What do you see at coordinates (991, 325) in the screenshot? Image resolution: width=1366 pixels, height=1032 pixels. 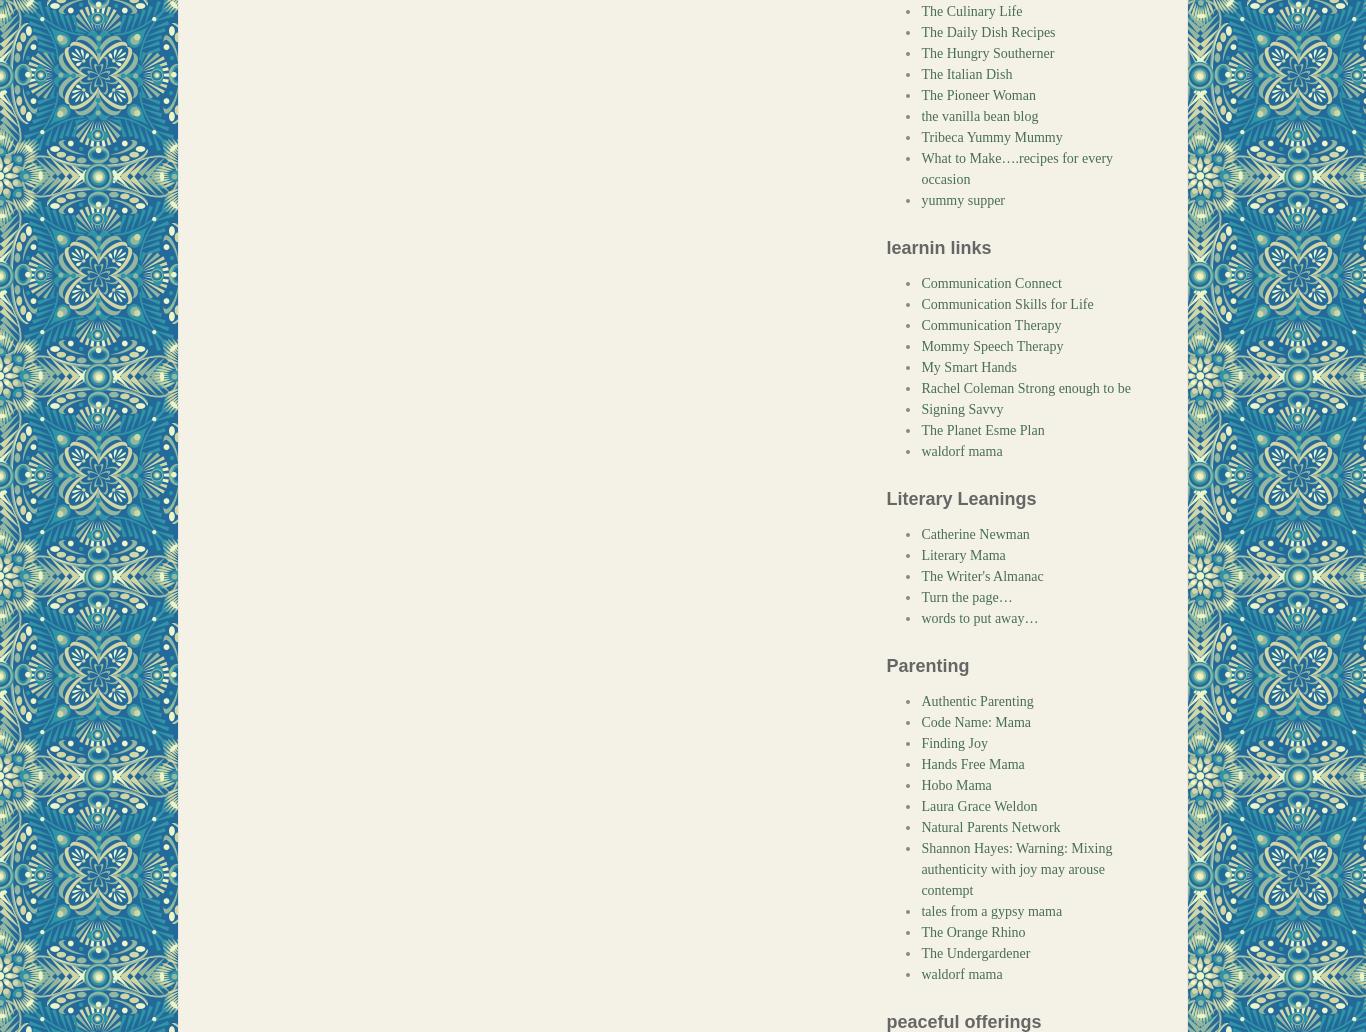 I see `'Communication Therapy'` at bounding box center [991, 325].